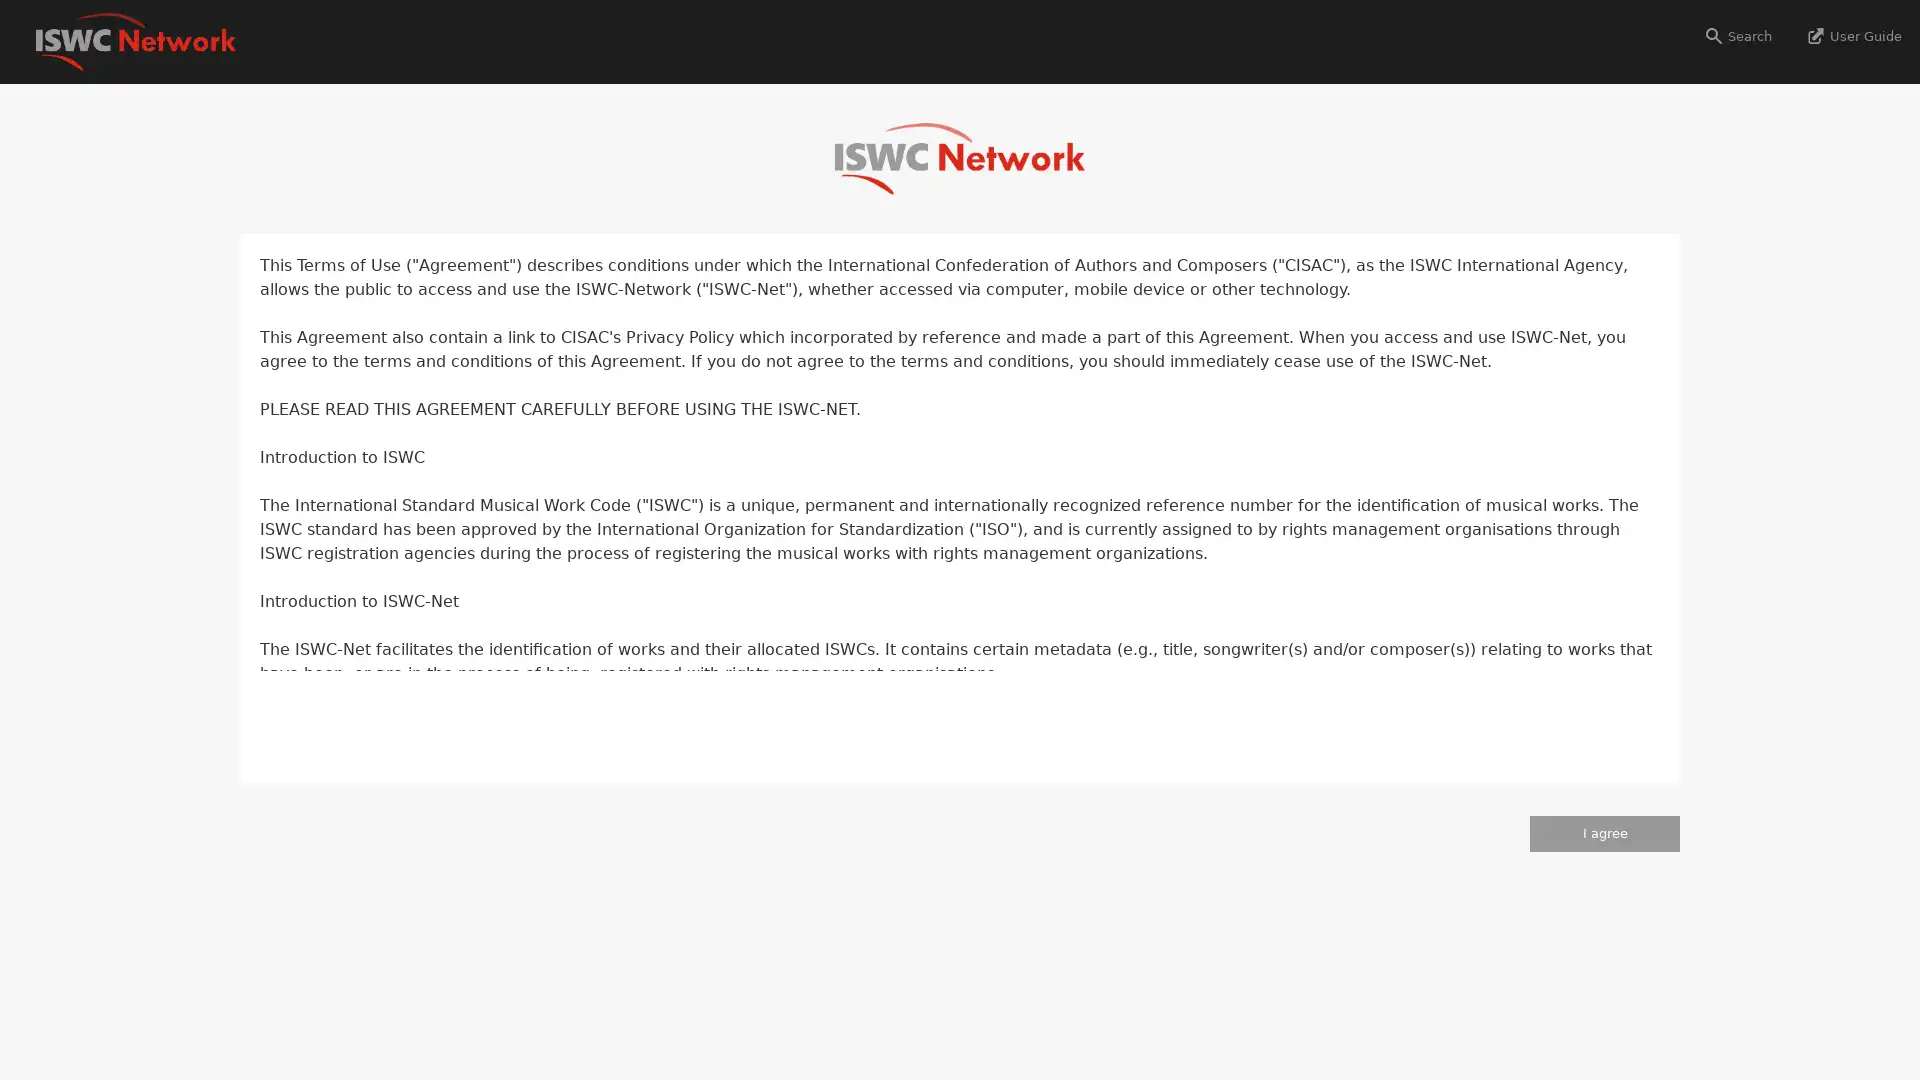 The height and width of the screenshot is (1080, 1920). Describe the element at coordinates (1604, 833) in the screenshot. I see `I agree` at that location.